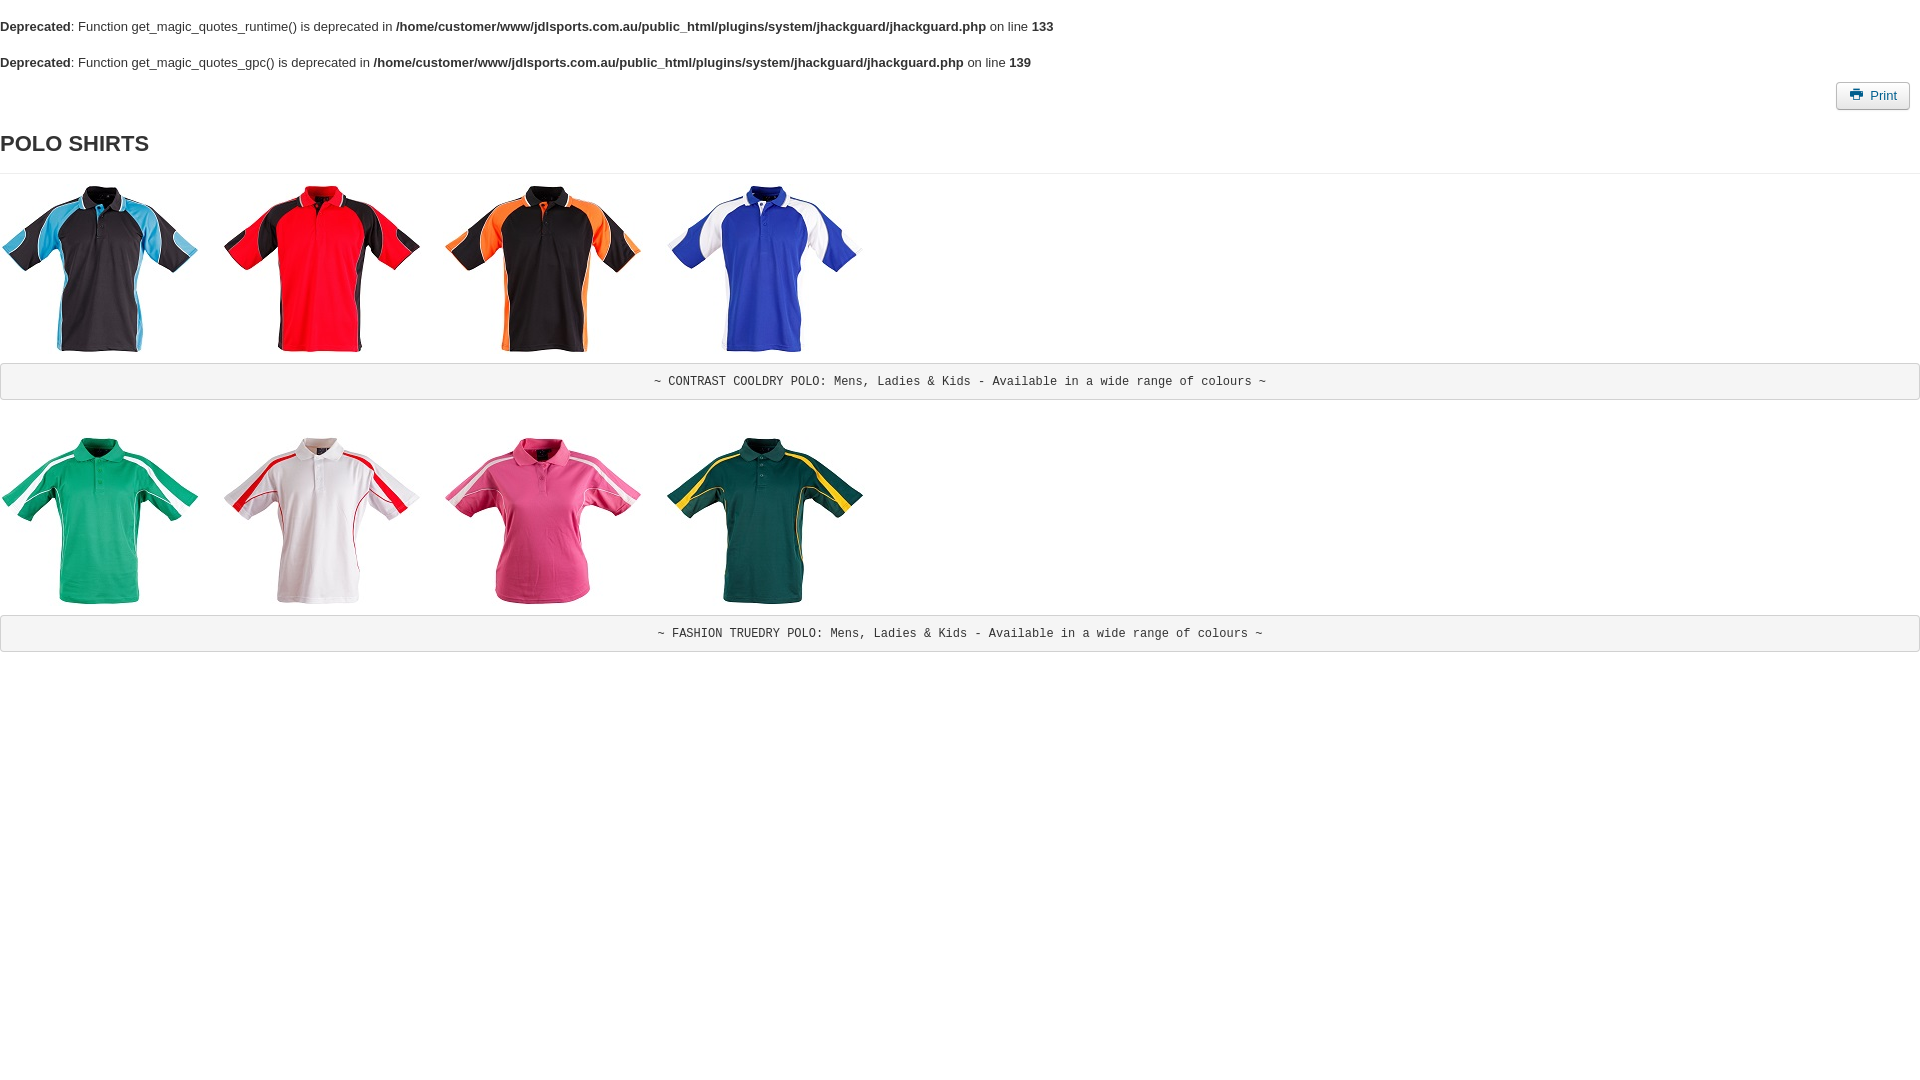 The height and width of the screenshot is (1080, 1920). Describe the element at coordinates (1871, 95) in the screenshot. I see `'Print'` at that location.